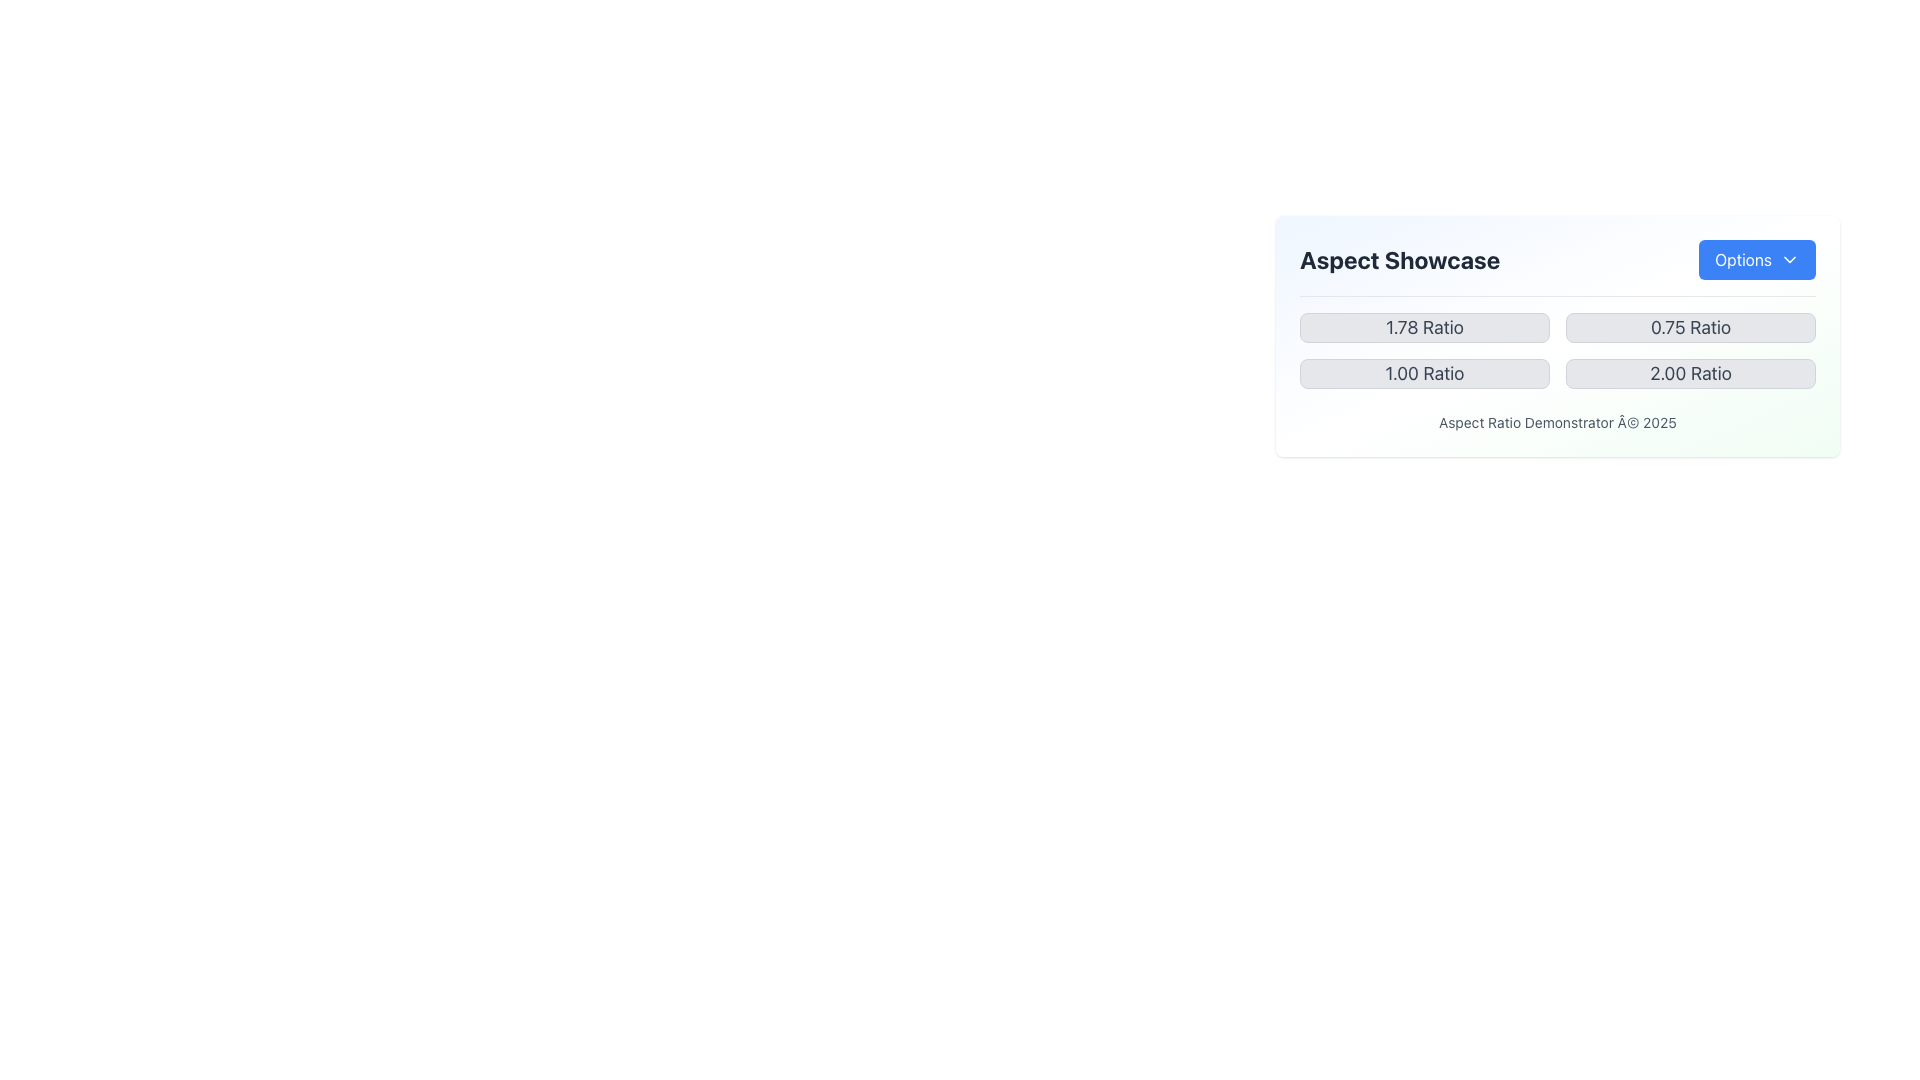 This screenshot has width=1920, height=1080. Describe the element at coordinates (1689, 374) in the screenshot. I see `the '2.00 Ratio' label displayed in gray color and larger font size located in the card titled 'Aspect Showcase' in the bottom-right position of a 2x2 grid layout` at that location.